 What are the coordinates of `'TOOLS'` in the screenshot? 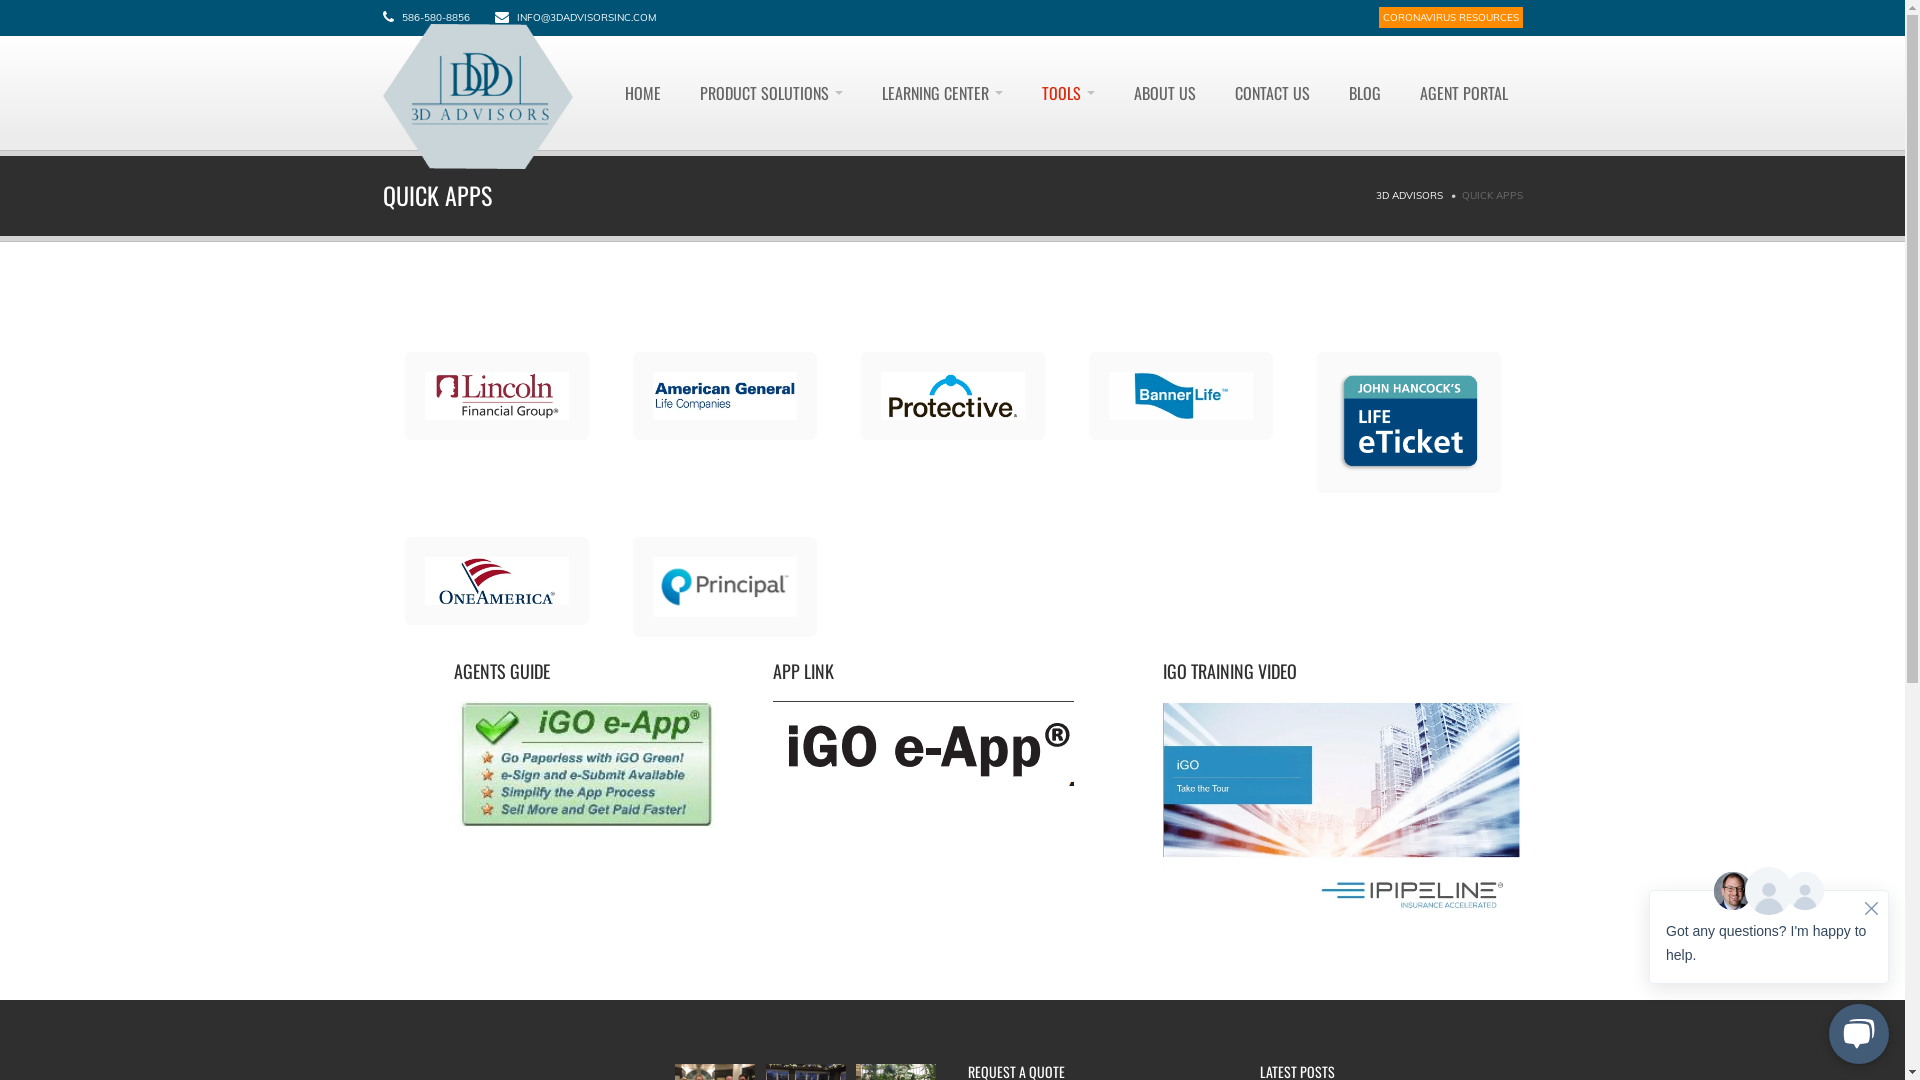 It's located at (1026, 92).